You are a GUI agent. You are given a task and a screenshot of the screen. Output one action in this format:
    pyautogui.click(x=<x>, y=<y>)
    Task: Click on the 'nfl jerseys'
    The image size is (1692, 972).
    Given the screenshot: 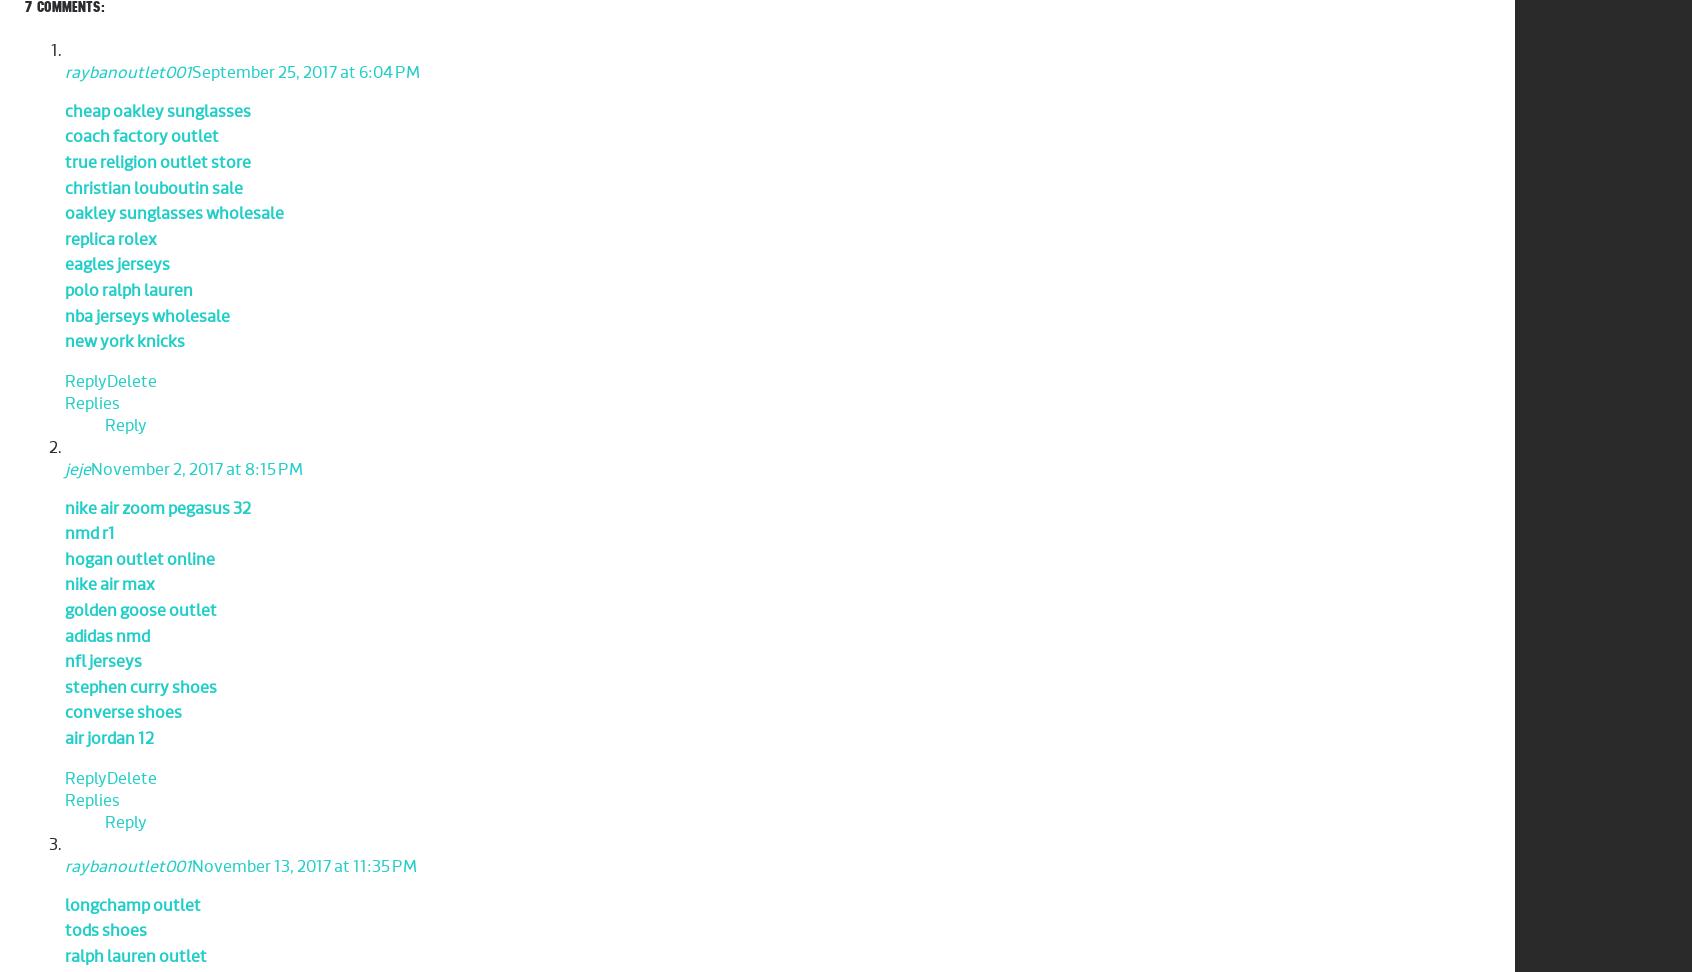 What is the action you would take?
    pyautogui.click(x=103, y=662)
    